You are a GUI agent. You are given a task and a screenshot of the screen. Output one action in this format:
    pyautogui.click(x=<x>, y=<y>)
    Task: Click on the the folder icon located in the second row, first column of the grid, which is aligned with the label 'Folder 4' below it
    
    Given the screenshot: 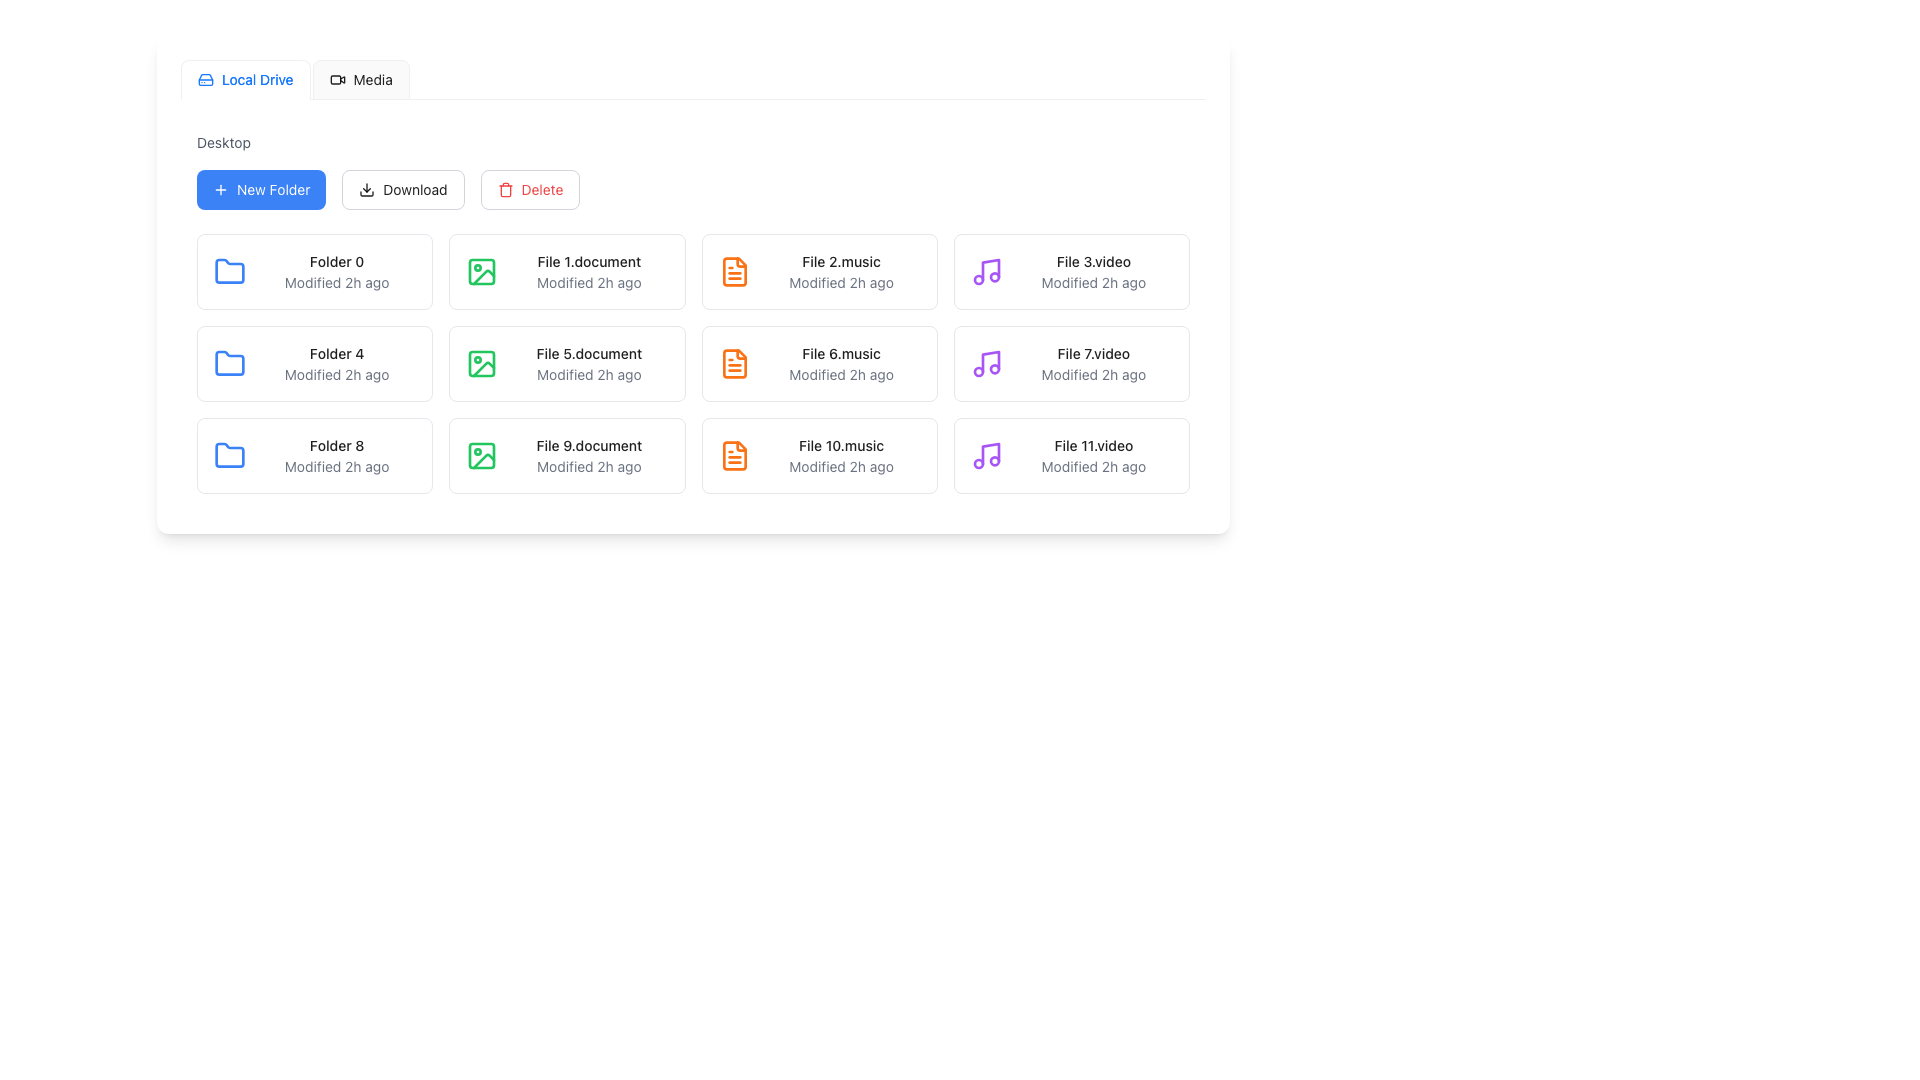 What is the action you would take?
    pyautogui.click(x=230, y=362)
    